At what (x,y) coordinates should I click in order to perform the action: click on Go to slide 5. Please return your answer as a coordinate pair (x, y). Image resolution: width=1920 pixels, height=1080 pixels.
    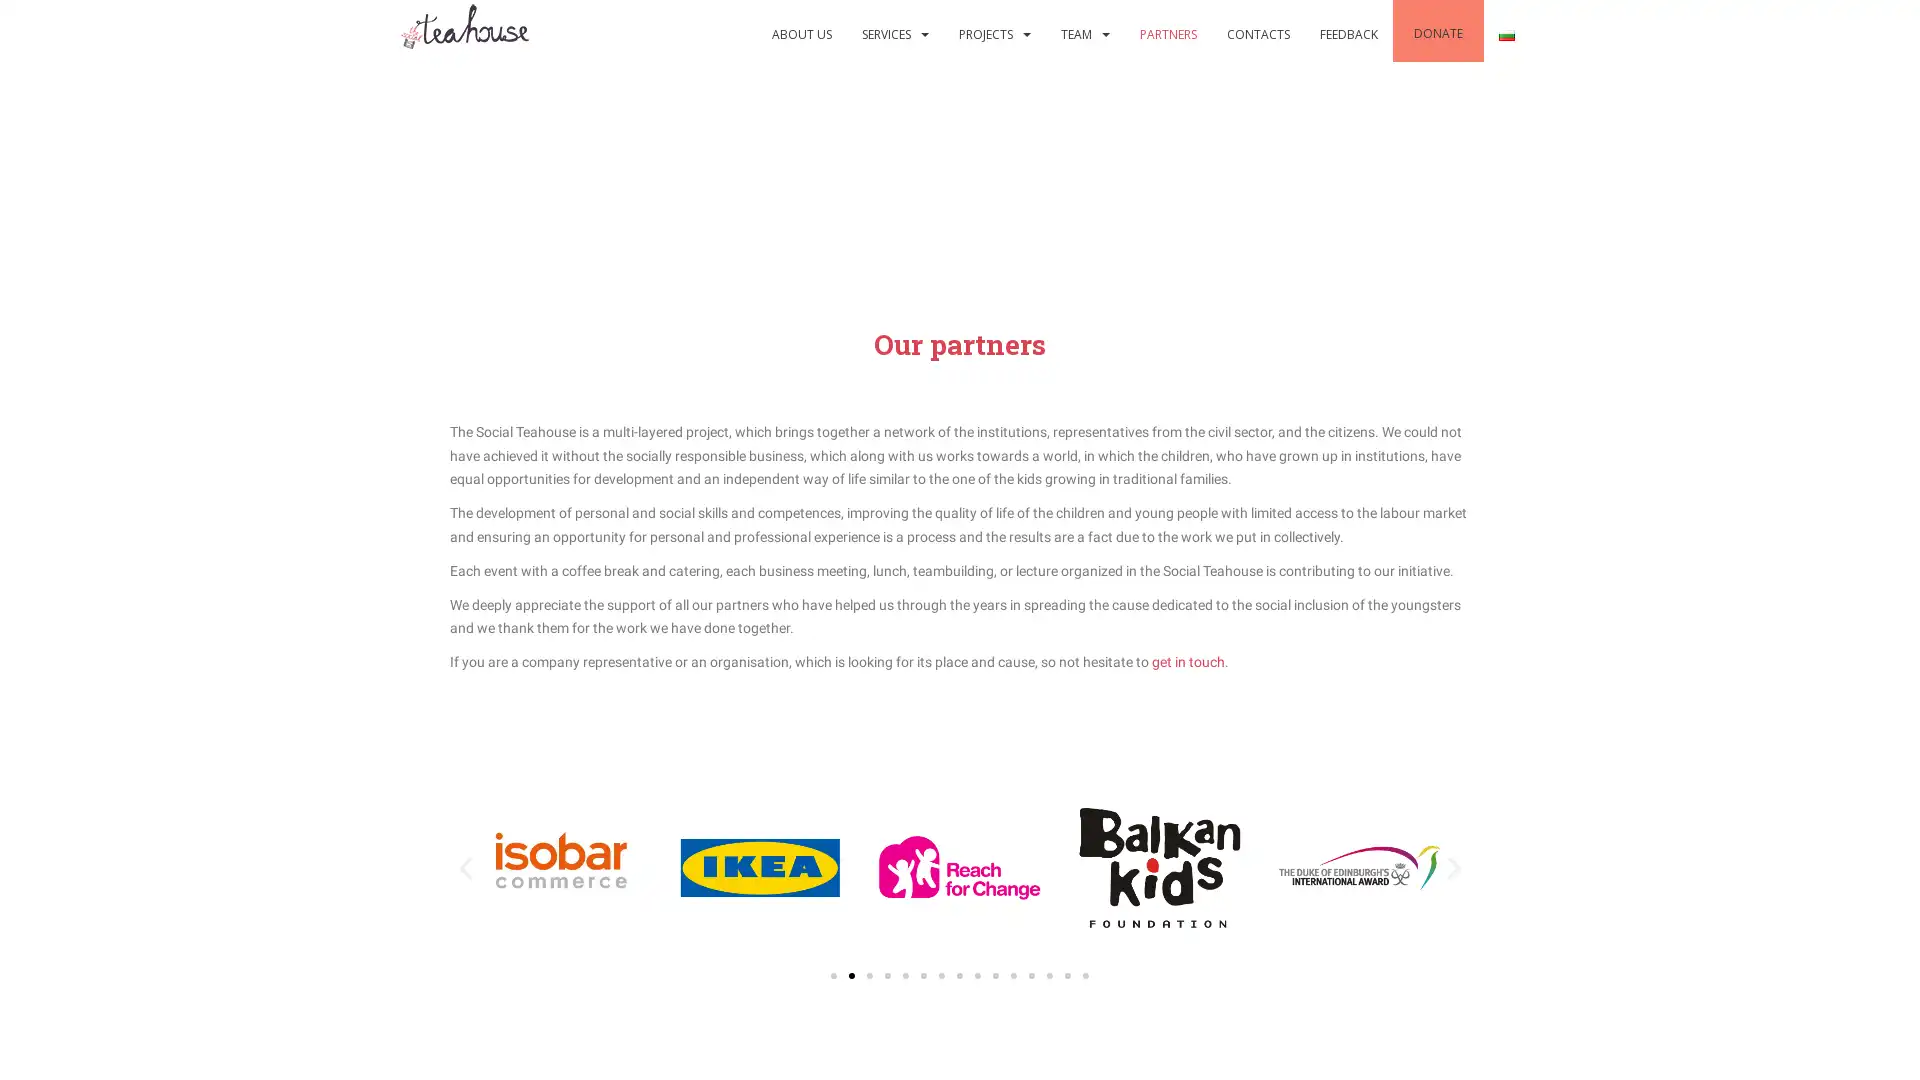
    Looking at the image, I should click on (905, 974).